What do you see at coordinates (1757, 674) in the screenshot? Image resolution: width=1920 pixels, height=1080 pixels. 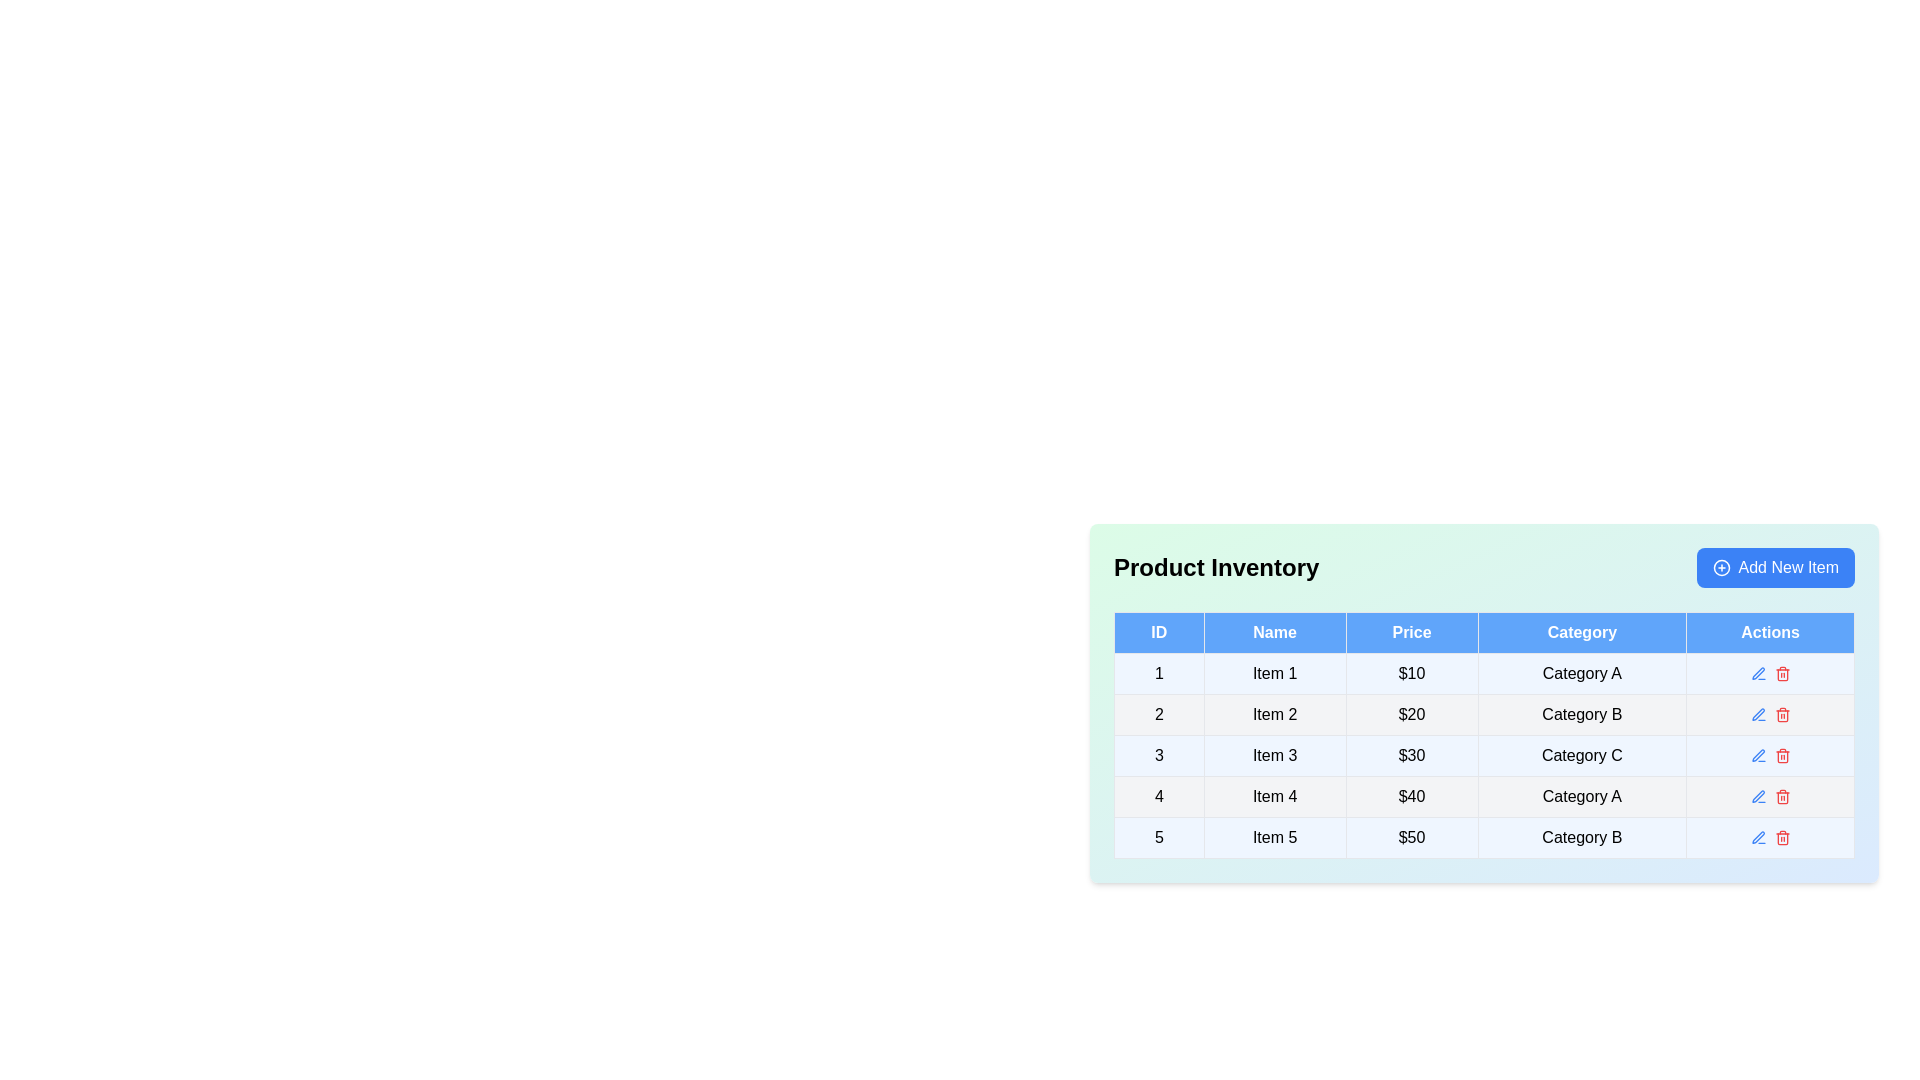 I see `the blue edit icon resembling a pen or pencil located near the right edge of the 'Actions' column for the first item row in the table to initiate editing` at bounding box center [1757, 674].